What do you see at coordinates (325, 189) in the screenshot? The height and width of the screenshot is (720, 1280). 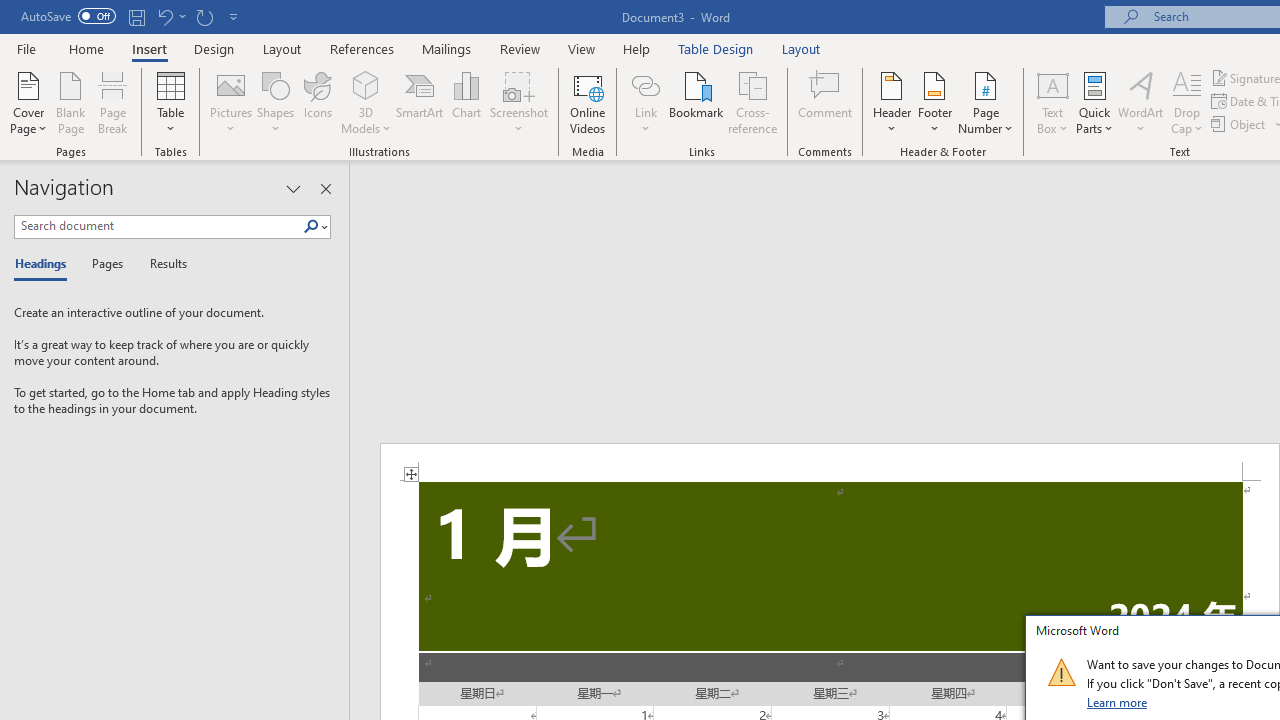 I see `'Close pane'` at bounding box center [325, 189].